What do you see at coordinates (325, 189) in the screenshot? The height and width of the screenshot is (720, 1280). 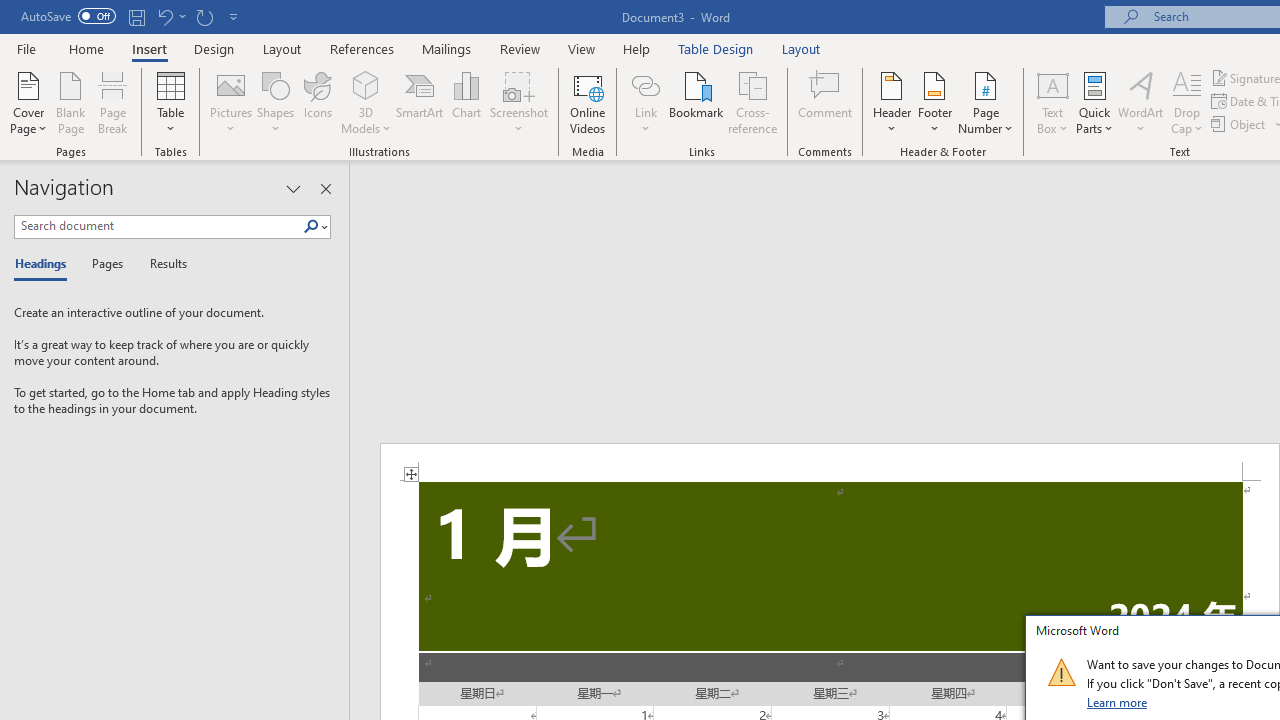 I see `'Close pane'` at bounding box center [325, 189].